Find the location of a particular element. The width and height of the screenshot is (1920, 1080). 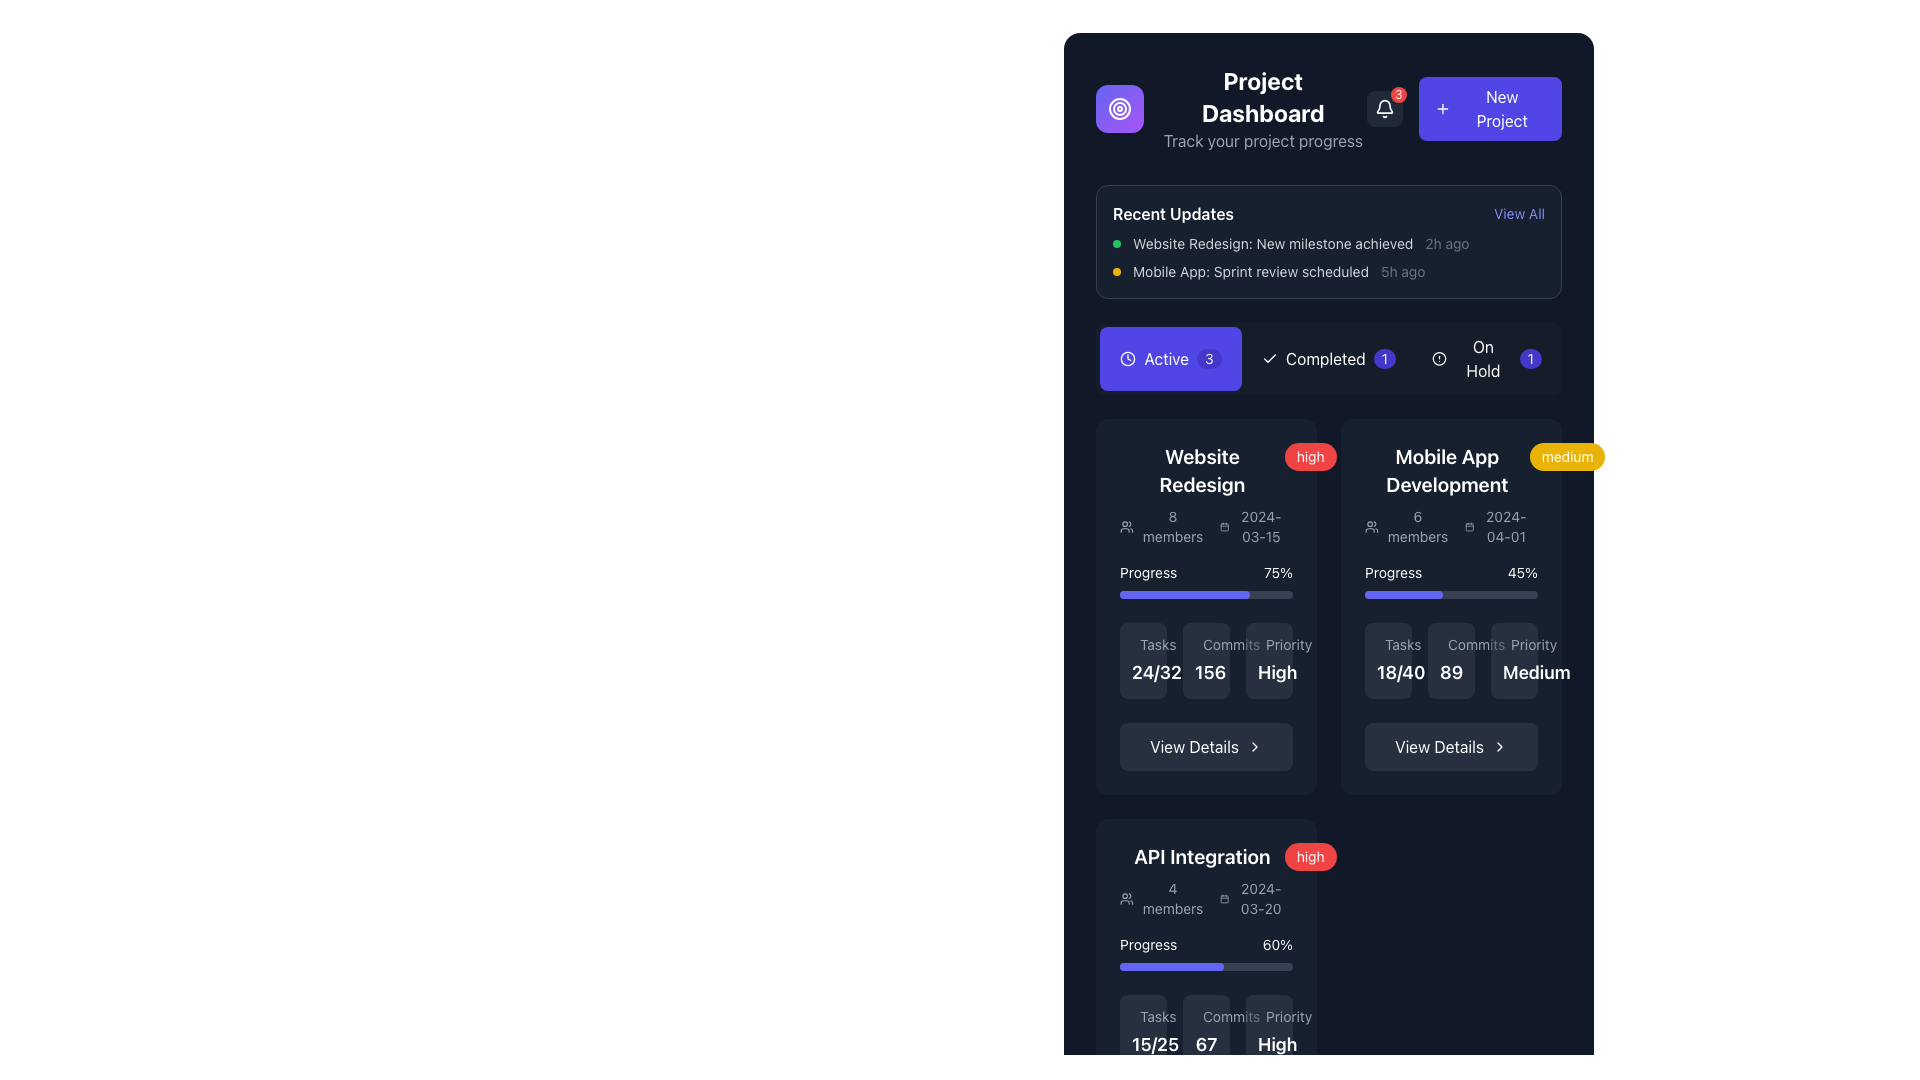

the completion status of the Progress bar located below the 'Progress 45%' text in the 'Mobile App Development' section is located at coordinates (1451, 593).